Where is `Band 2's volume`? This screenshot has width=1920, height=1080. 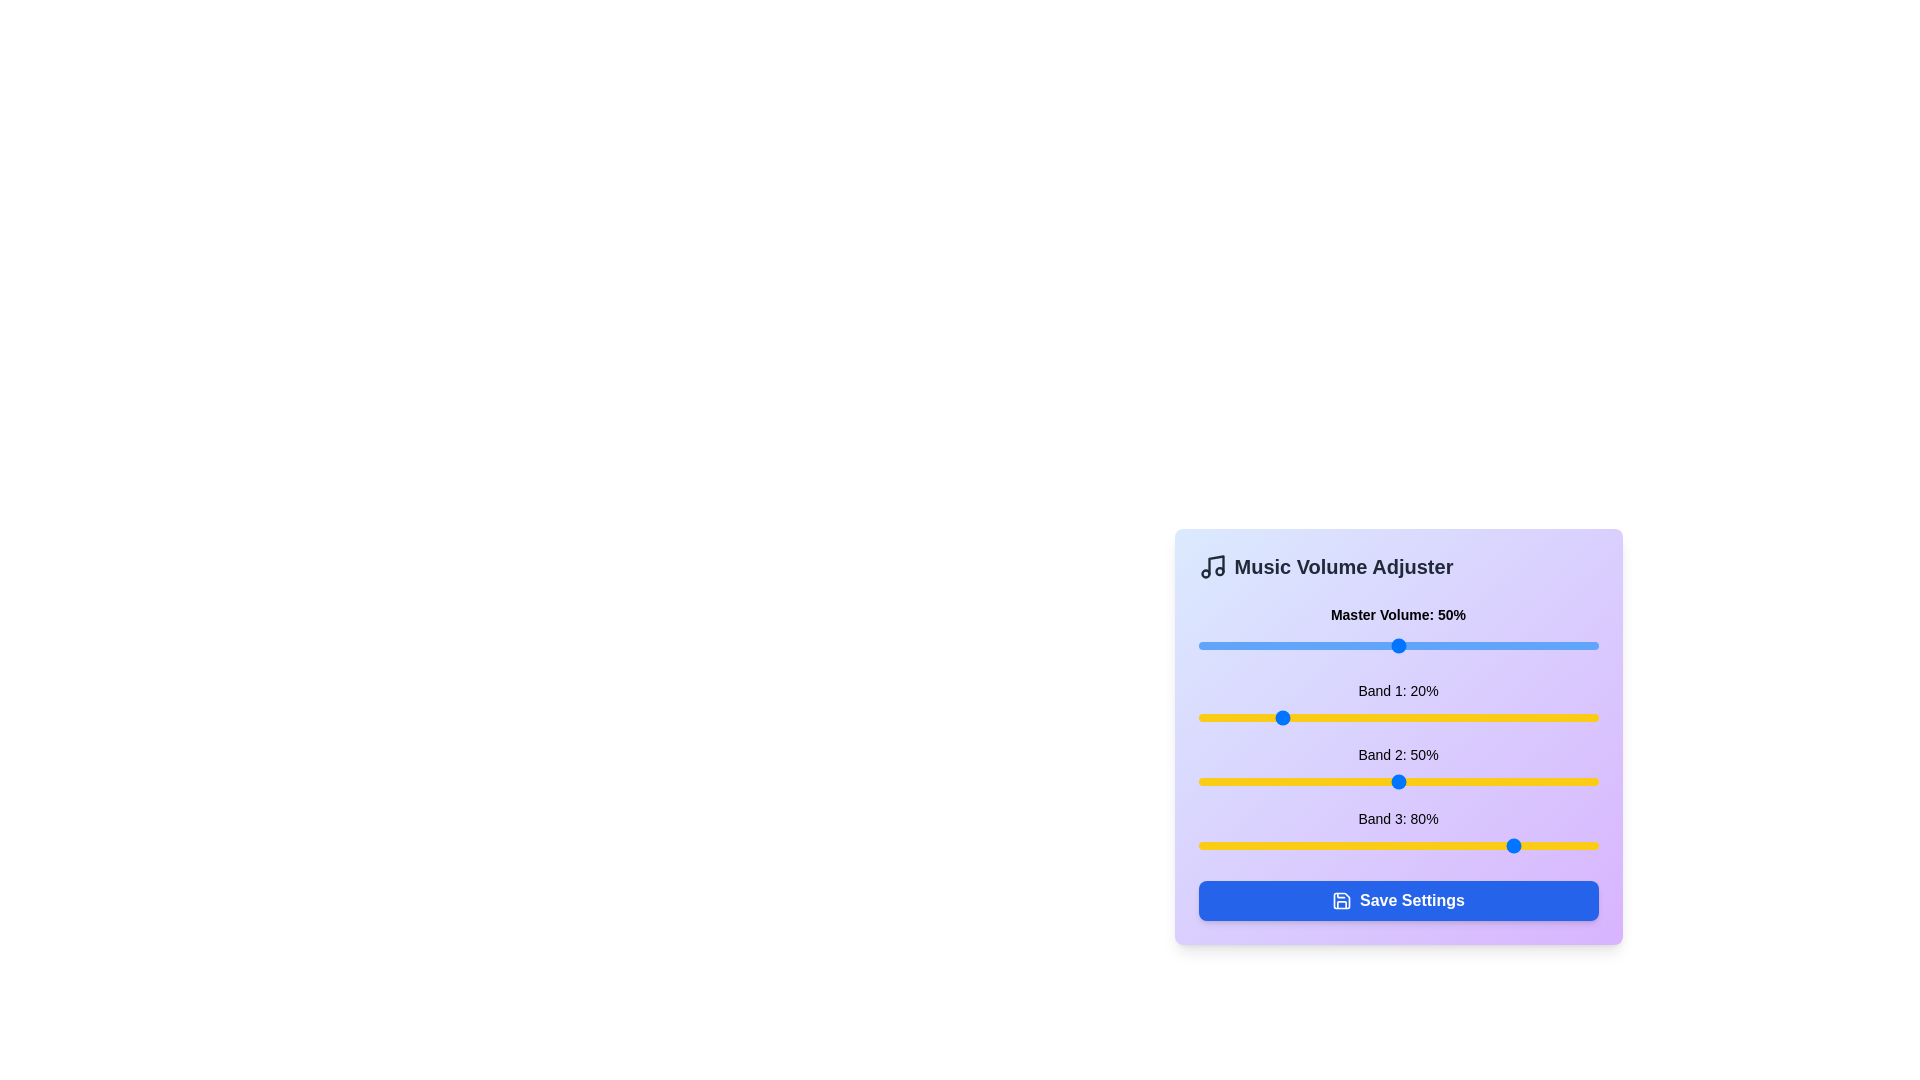 Band 2's volume is located at coordinates (1458, 781).